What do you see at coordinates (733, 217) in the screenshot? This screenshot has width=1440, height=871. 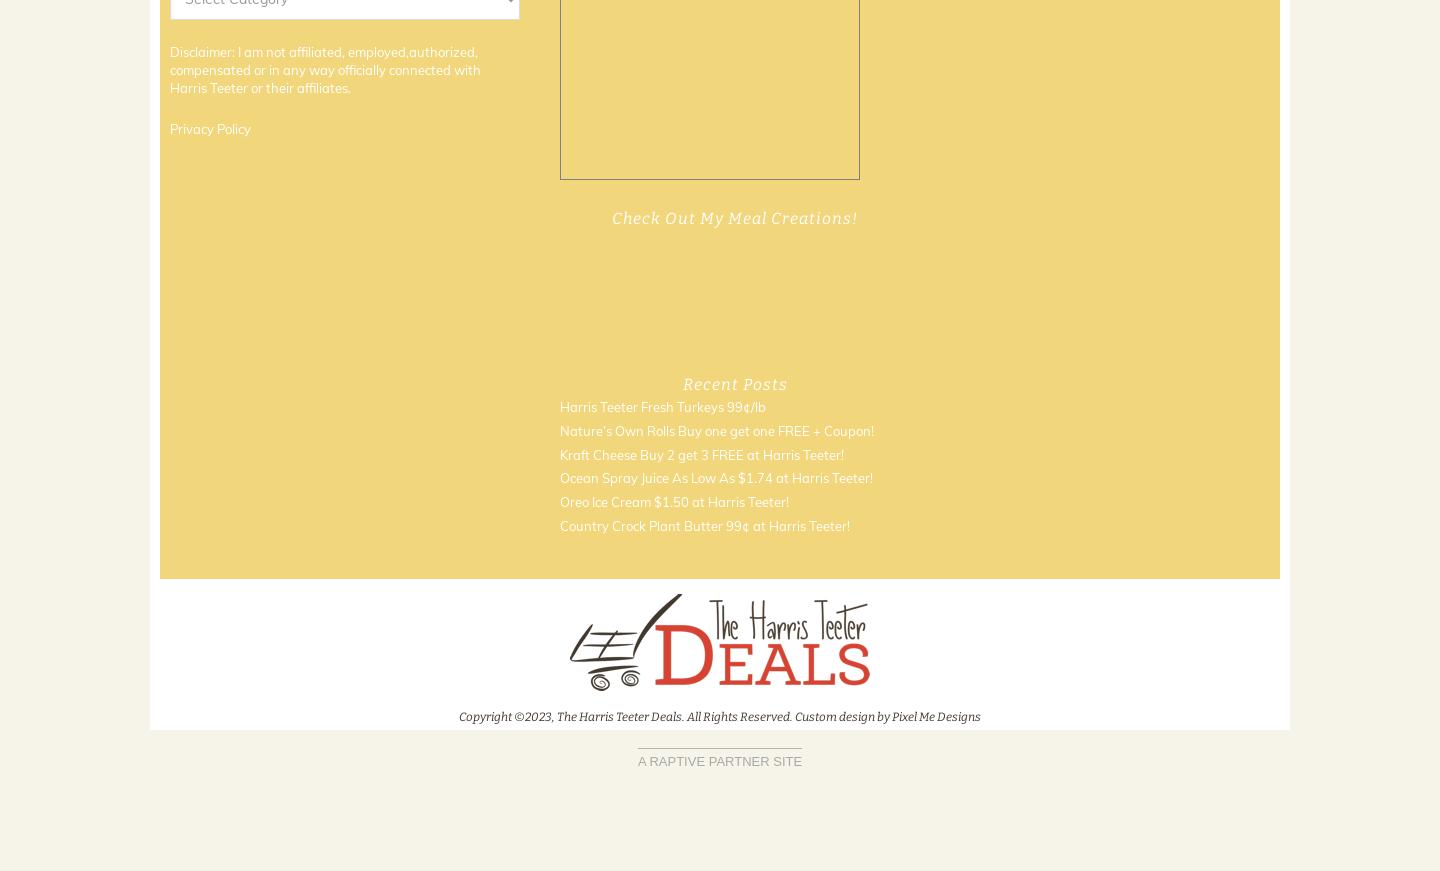 I see `'Check Out My Meal Creations!'` at bounding box center [733, 217].